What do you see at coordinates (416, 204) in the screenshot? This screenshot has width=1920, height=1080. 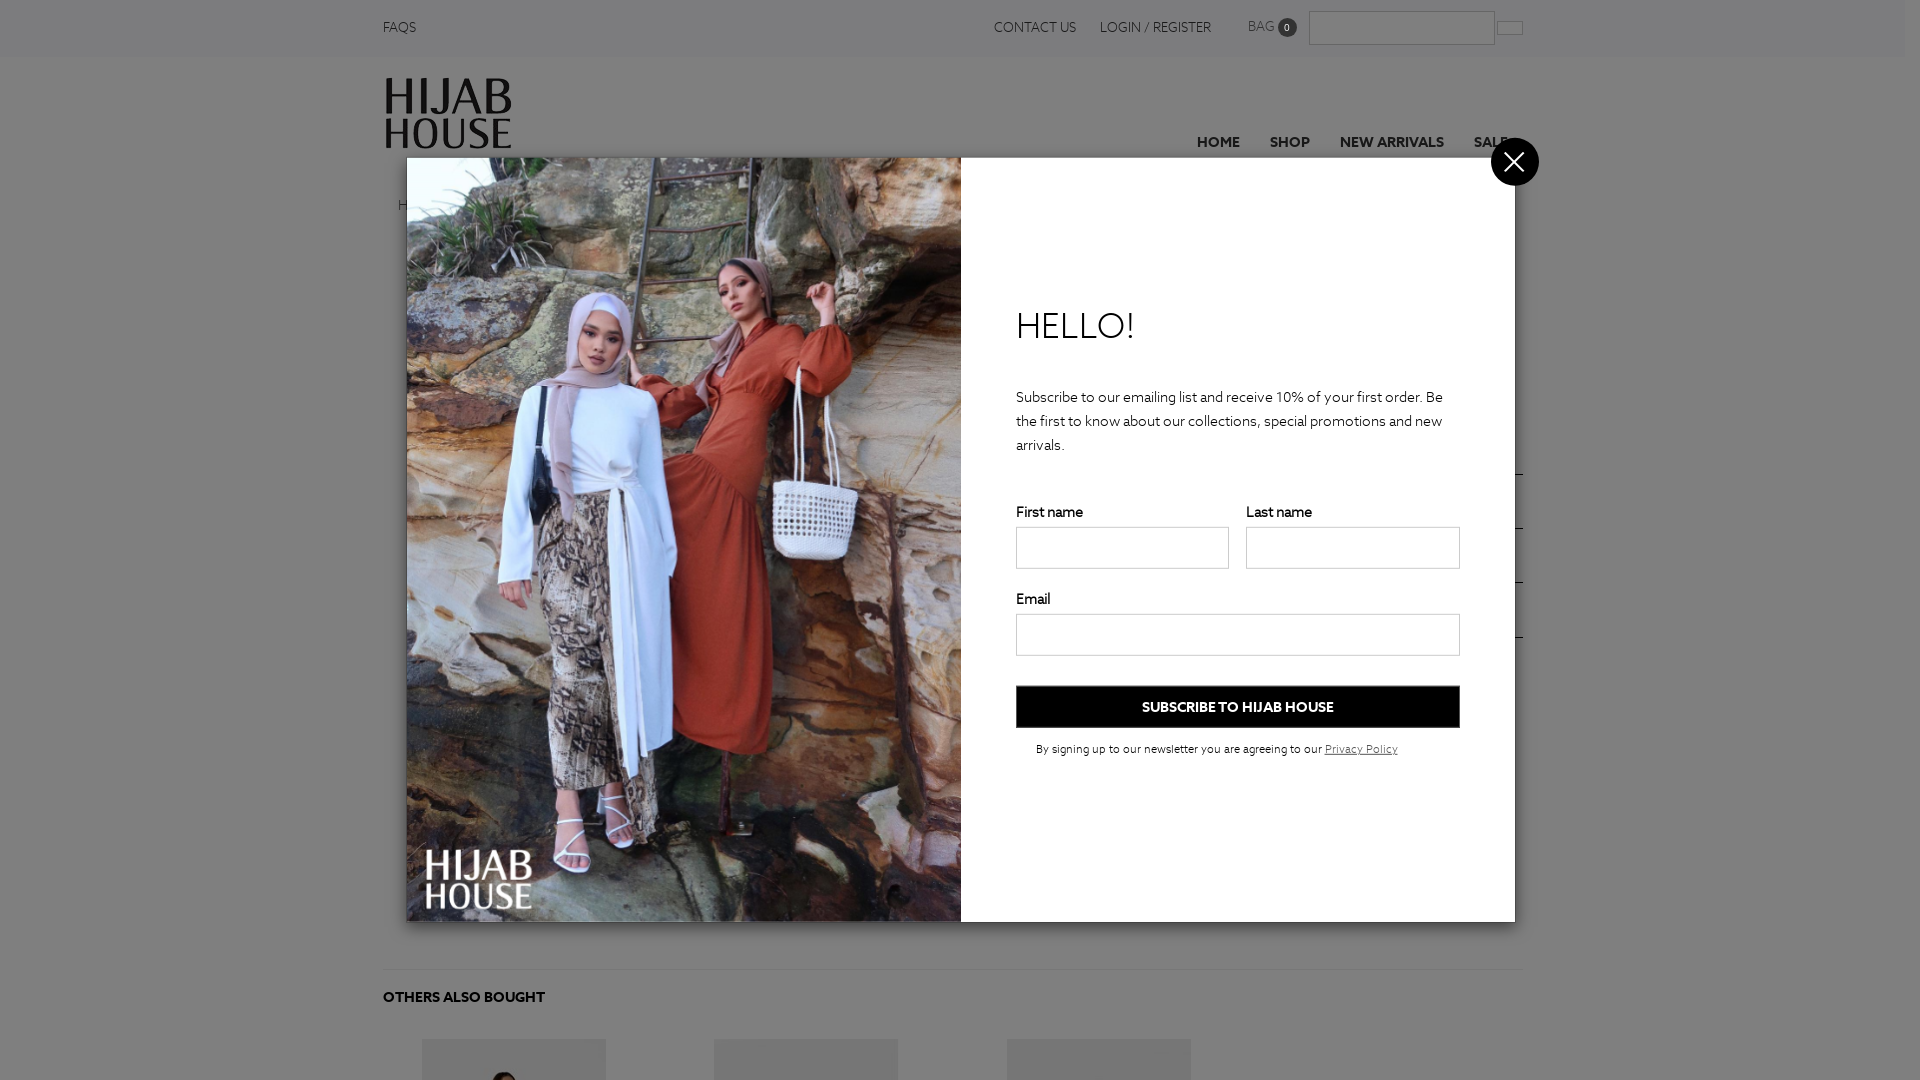 I see `'Home'` at bounding box center [416, 204].